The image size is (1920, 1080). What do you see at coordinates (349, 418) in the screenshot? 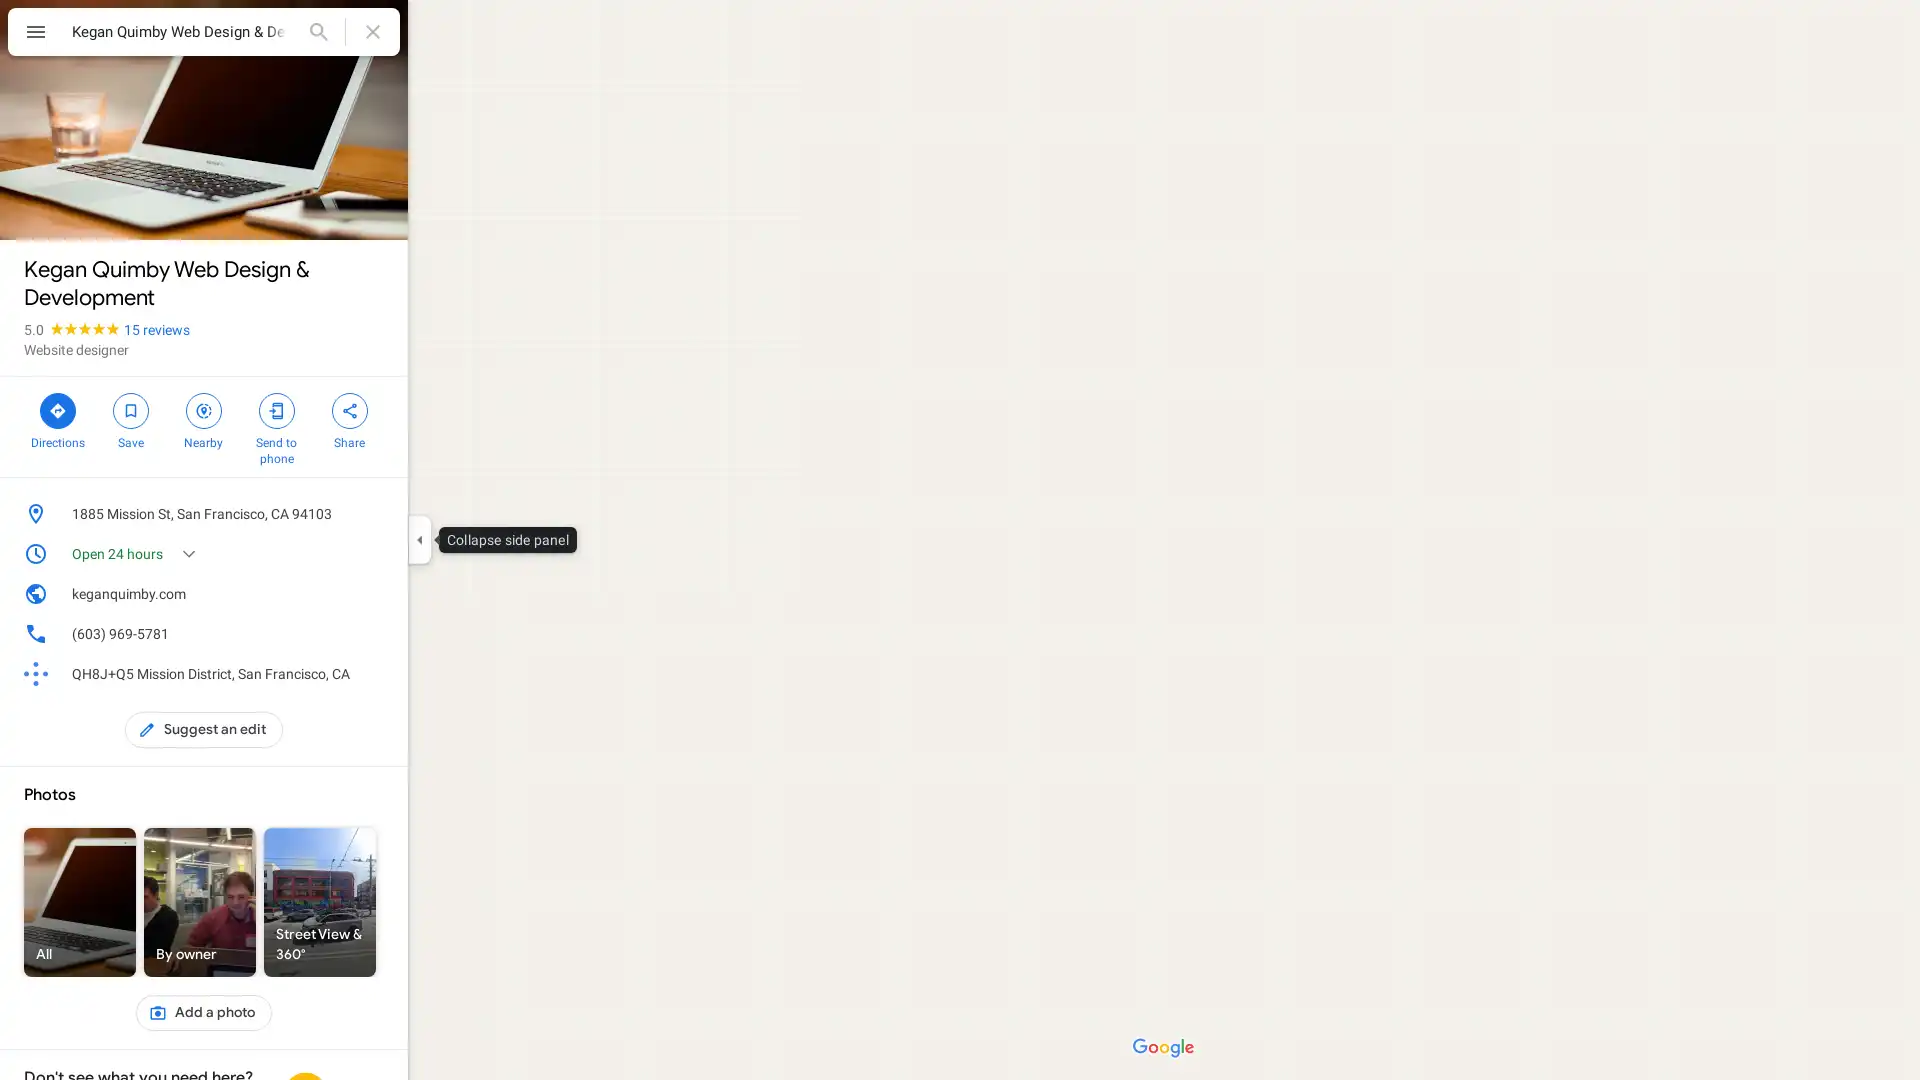
I see `Share Kegan Quimby Web Design & Development` at bounding box center [349, 418].